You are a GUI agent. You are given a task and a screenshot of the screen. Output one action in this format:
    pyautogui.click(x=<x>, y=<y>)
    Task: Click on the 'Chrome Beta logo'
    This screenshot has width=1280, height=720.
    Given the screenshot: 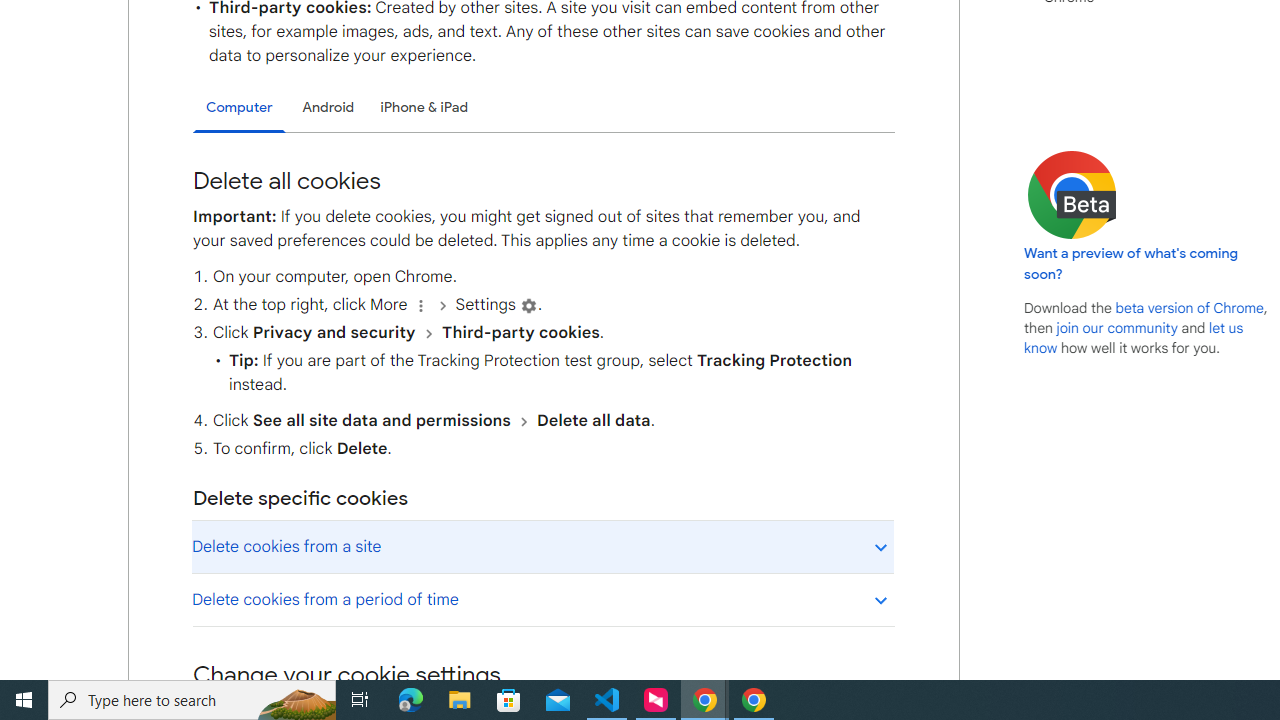 What is the action you would take?
    pyautogui.click(x=1071, y=195)
    